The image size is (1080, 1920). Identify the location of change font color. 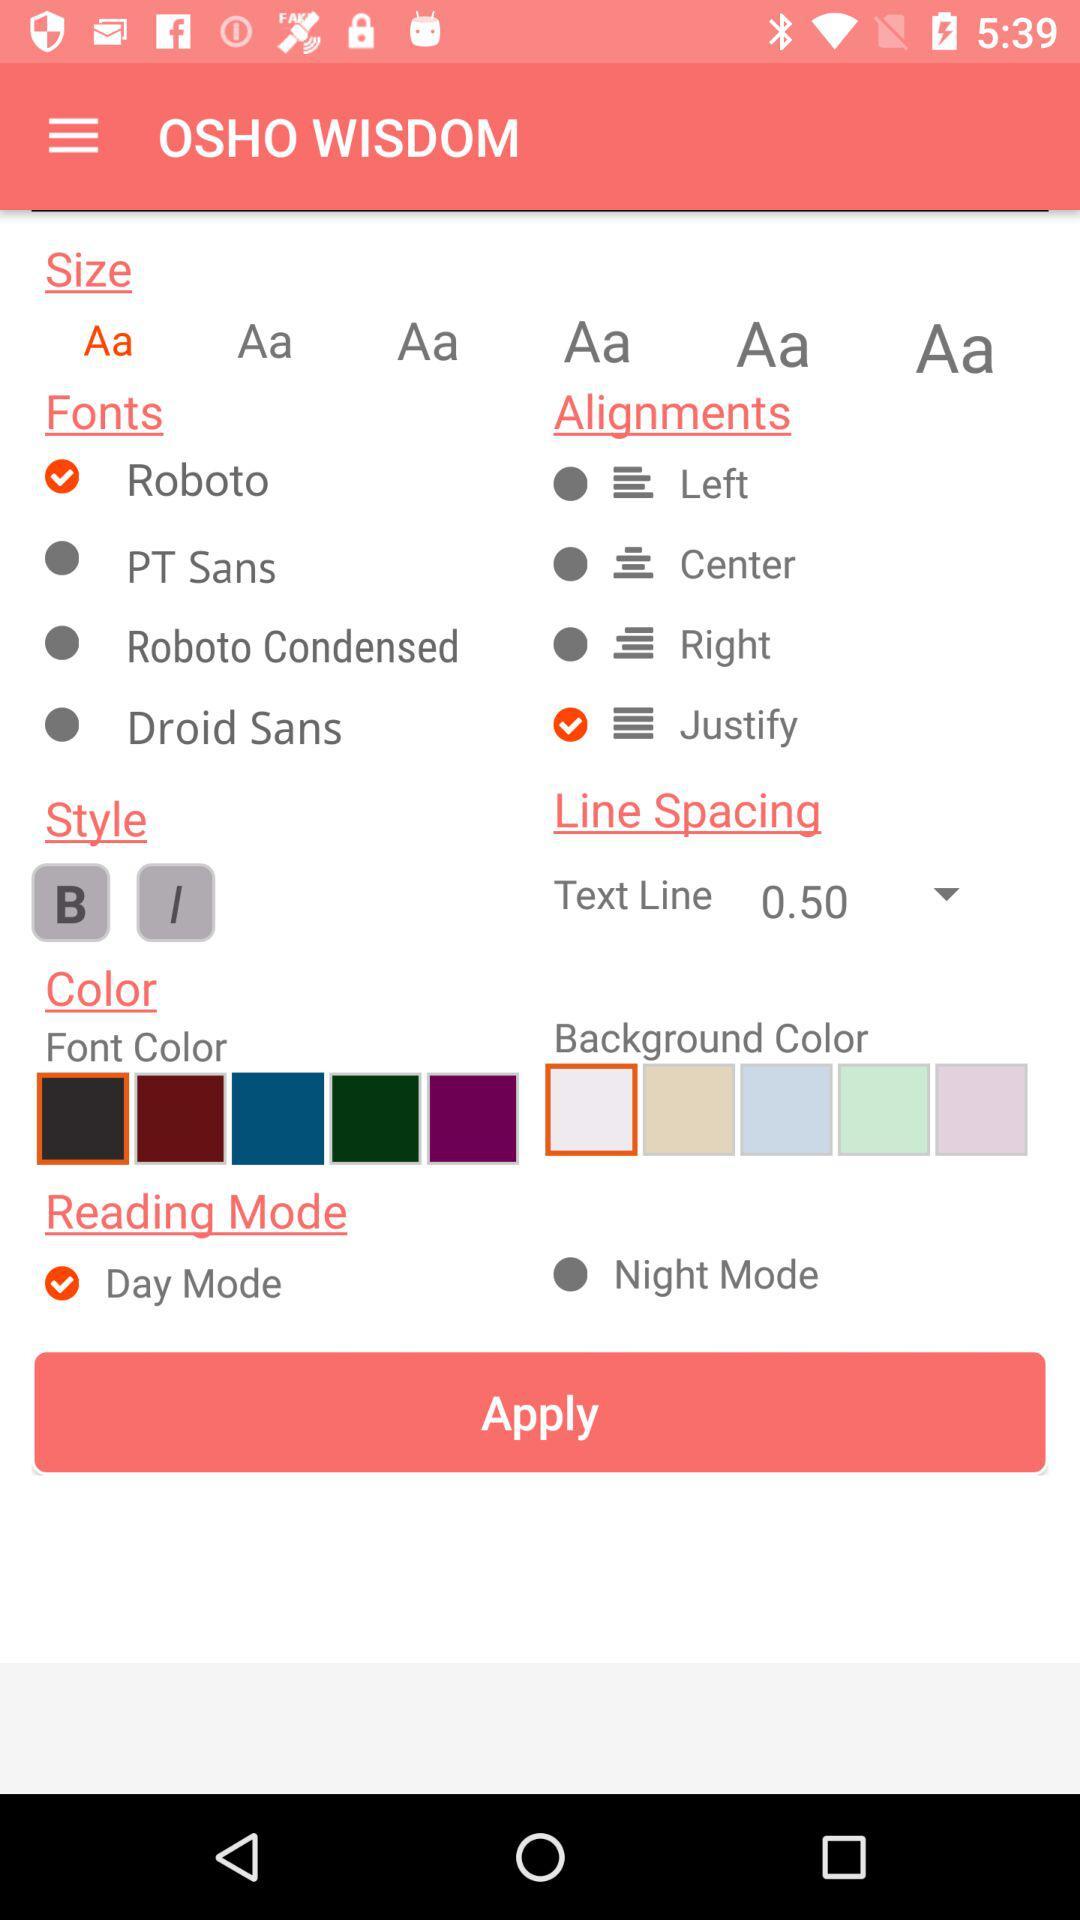
(180, 1117).